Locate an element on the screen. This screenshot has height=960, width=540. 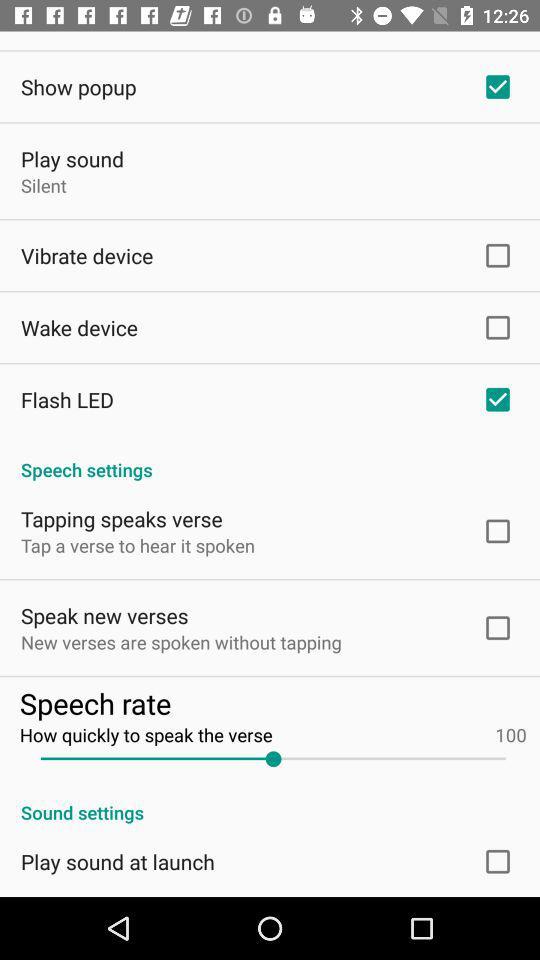
app above tapping speaks verse is located at coordinates (270, 459).